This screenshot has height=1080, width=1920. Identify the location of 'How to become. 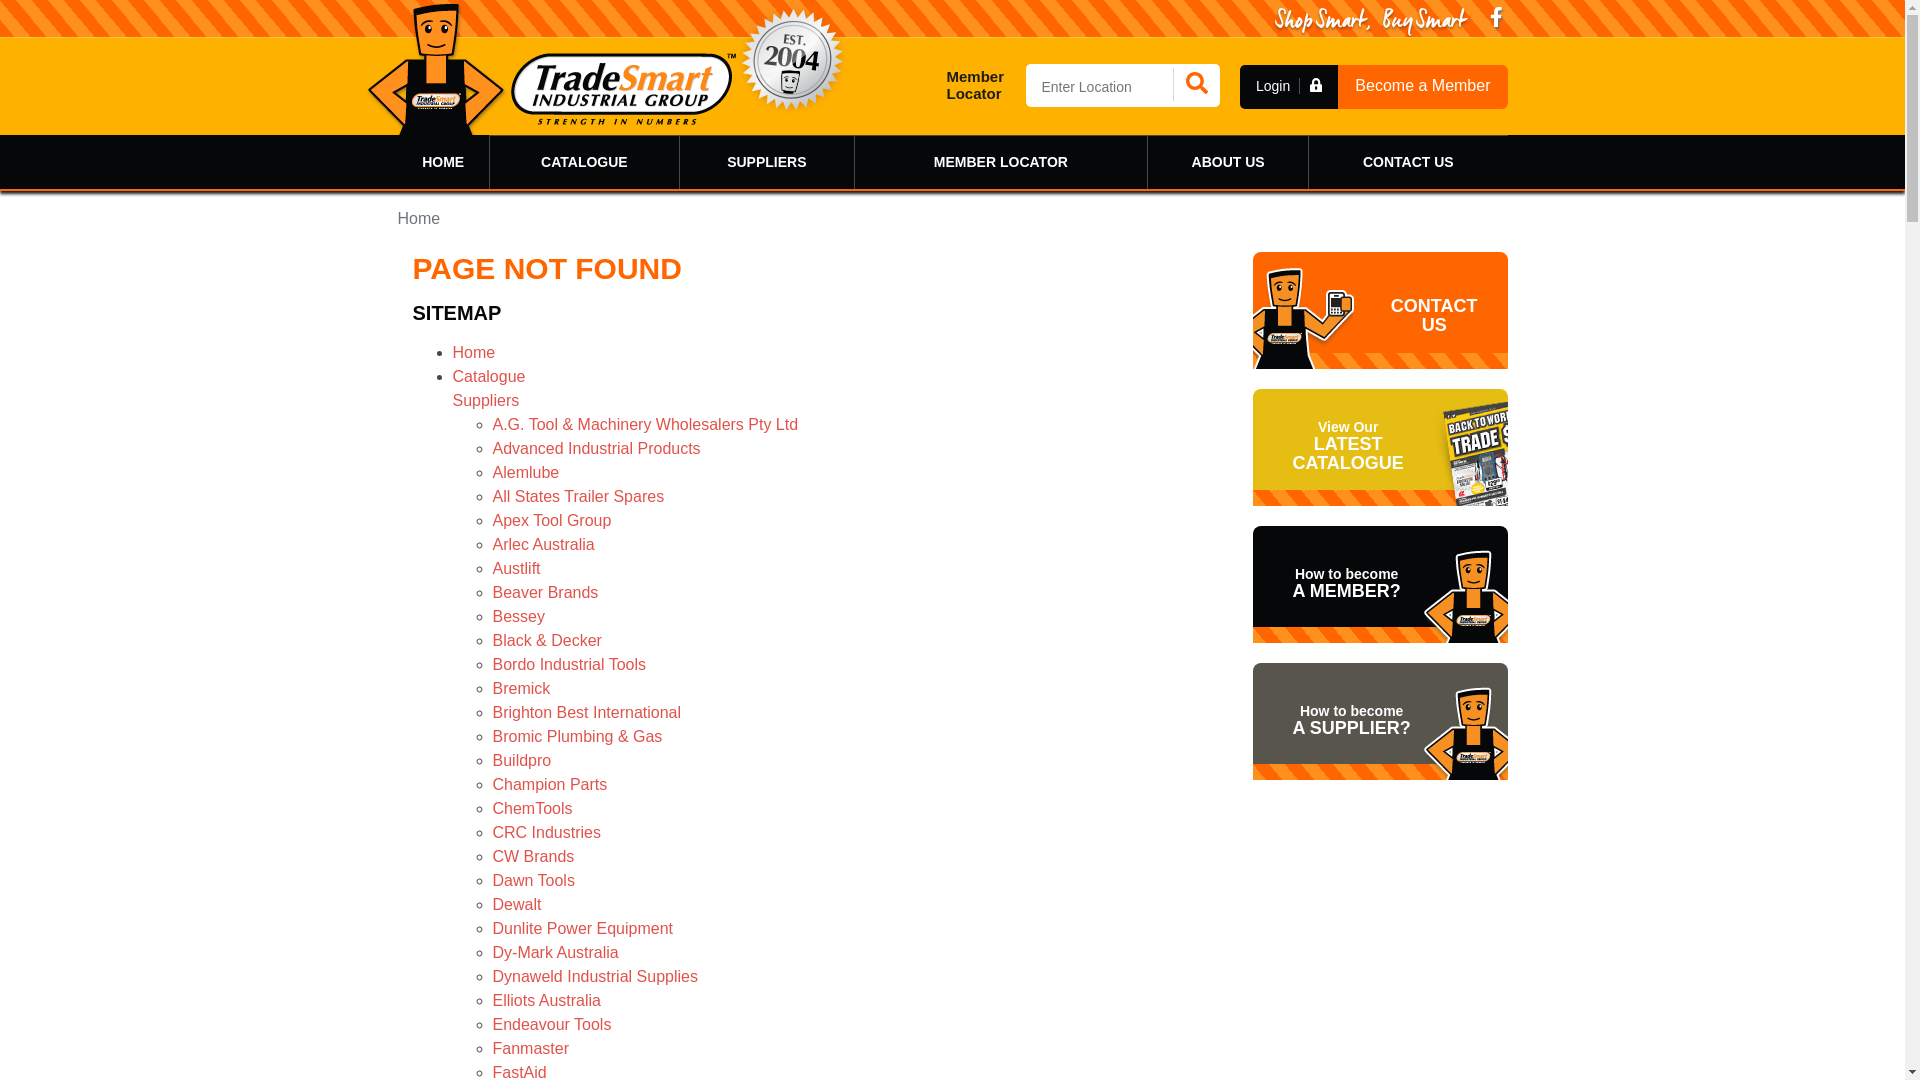
(1378, 584).